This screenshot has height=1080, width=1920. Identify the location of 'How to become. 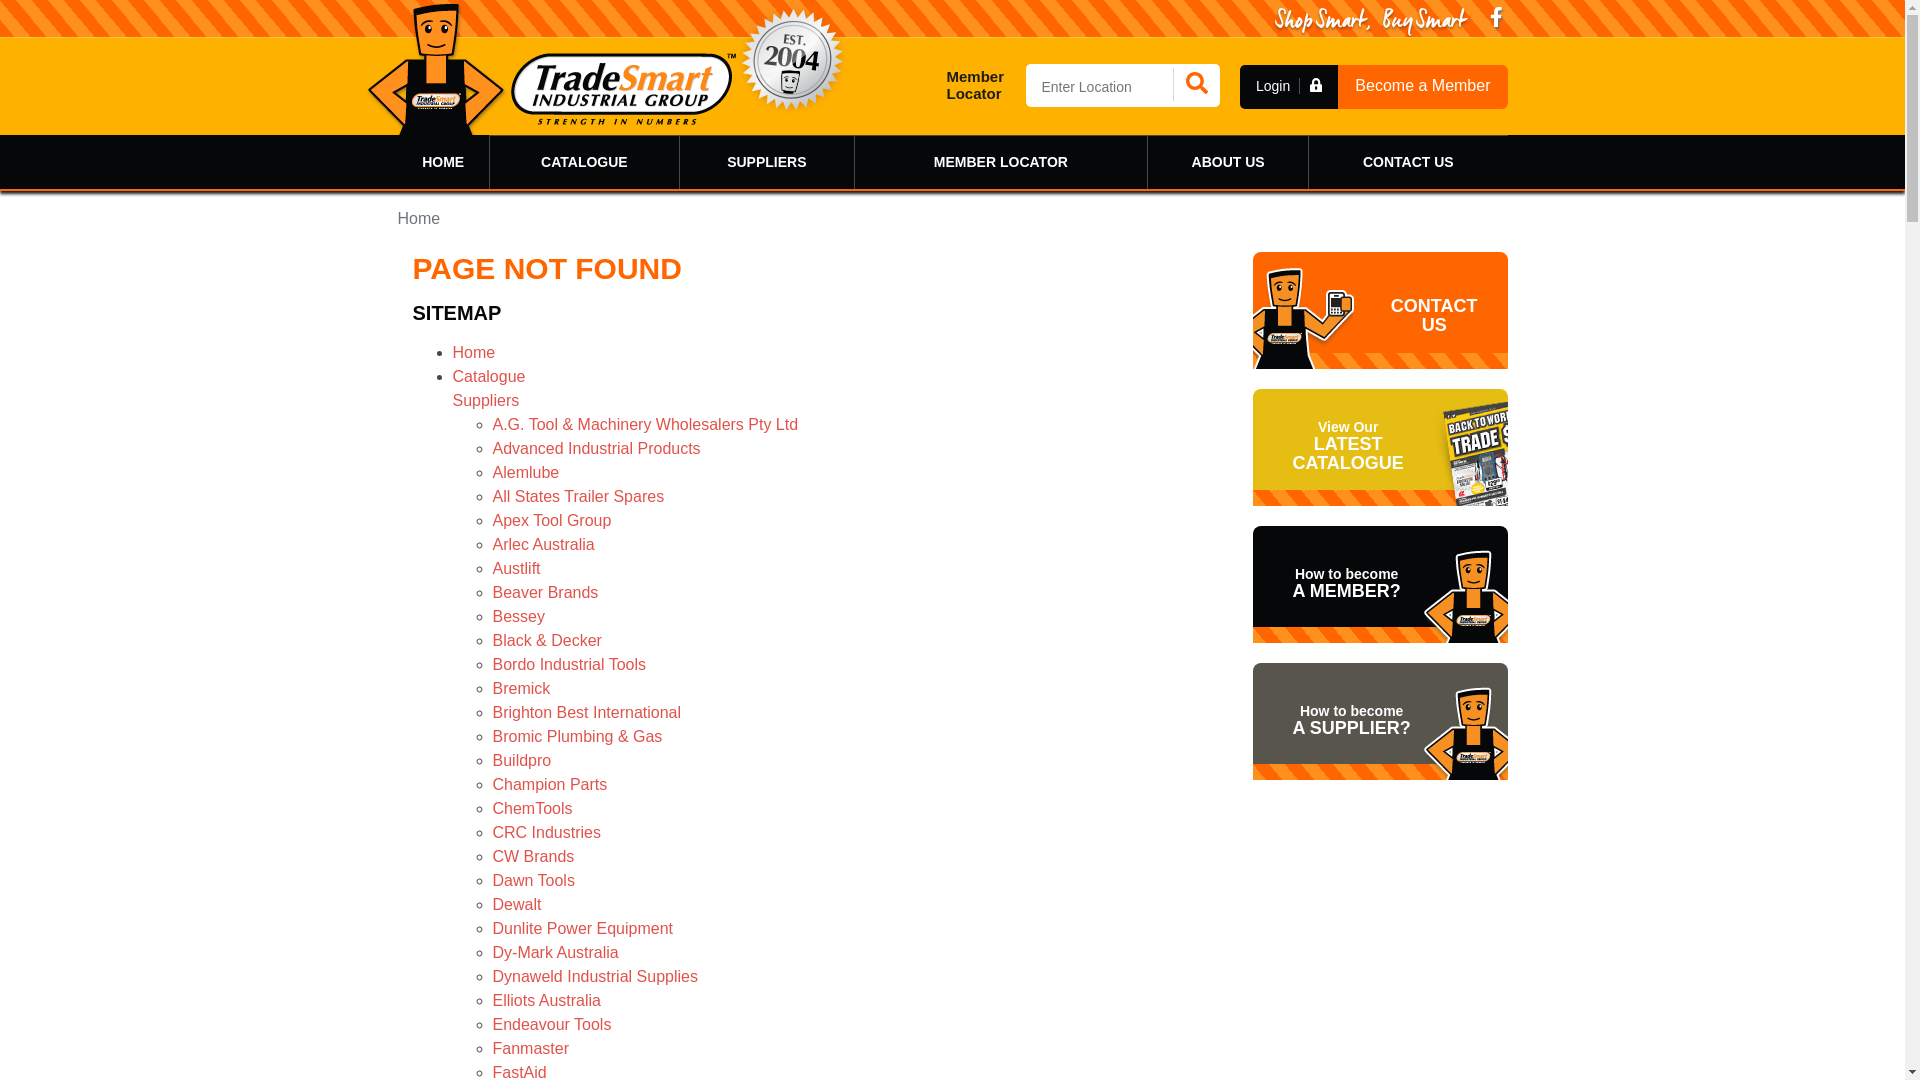
(1378, 584).